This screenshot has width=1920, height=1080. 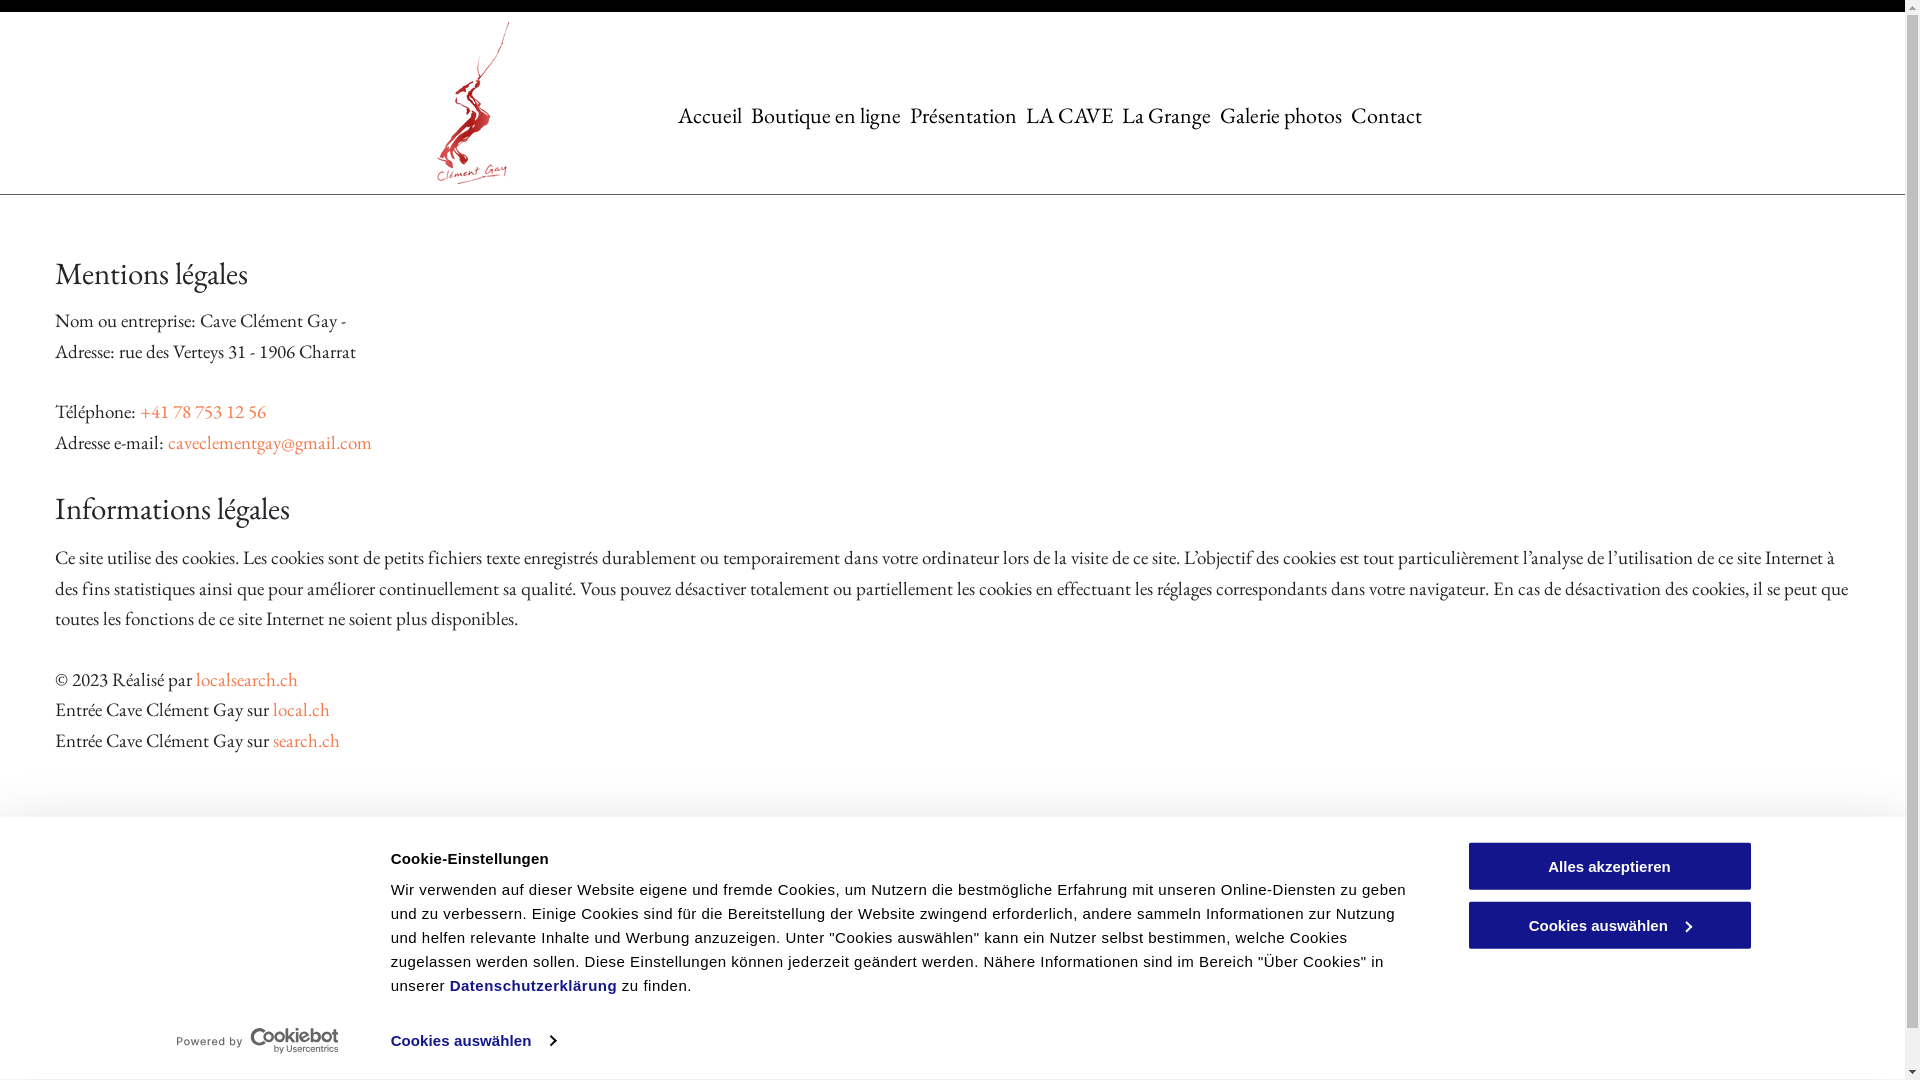 What do you see at coordinates (138, 410) in the screenshot?
I see `'+41 78 753 12 56'` at bounding box center [138, 410].